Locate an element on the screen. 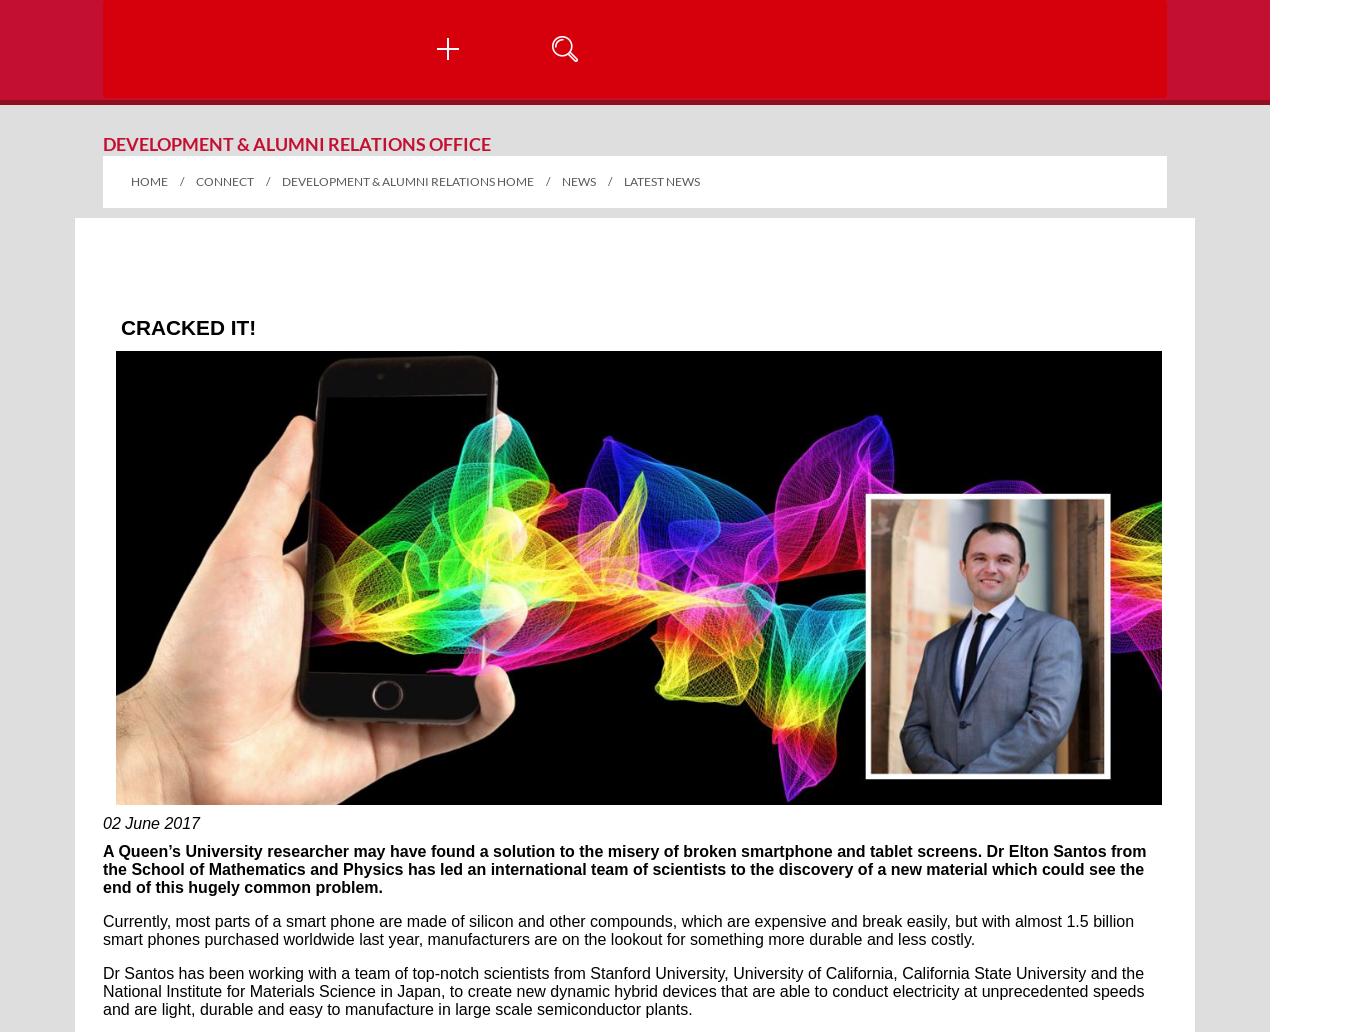  'CRACKED IT!' is located at coordinates (193, 326).